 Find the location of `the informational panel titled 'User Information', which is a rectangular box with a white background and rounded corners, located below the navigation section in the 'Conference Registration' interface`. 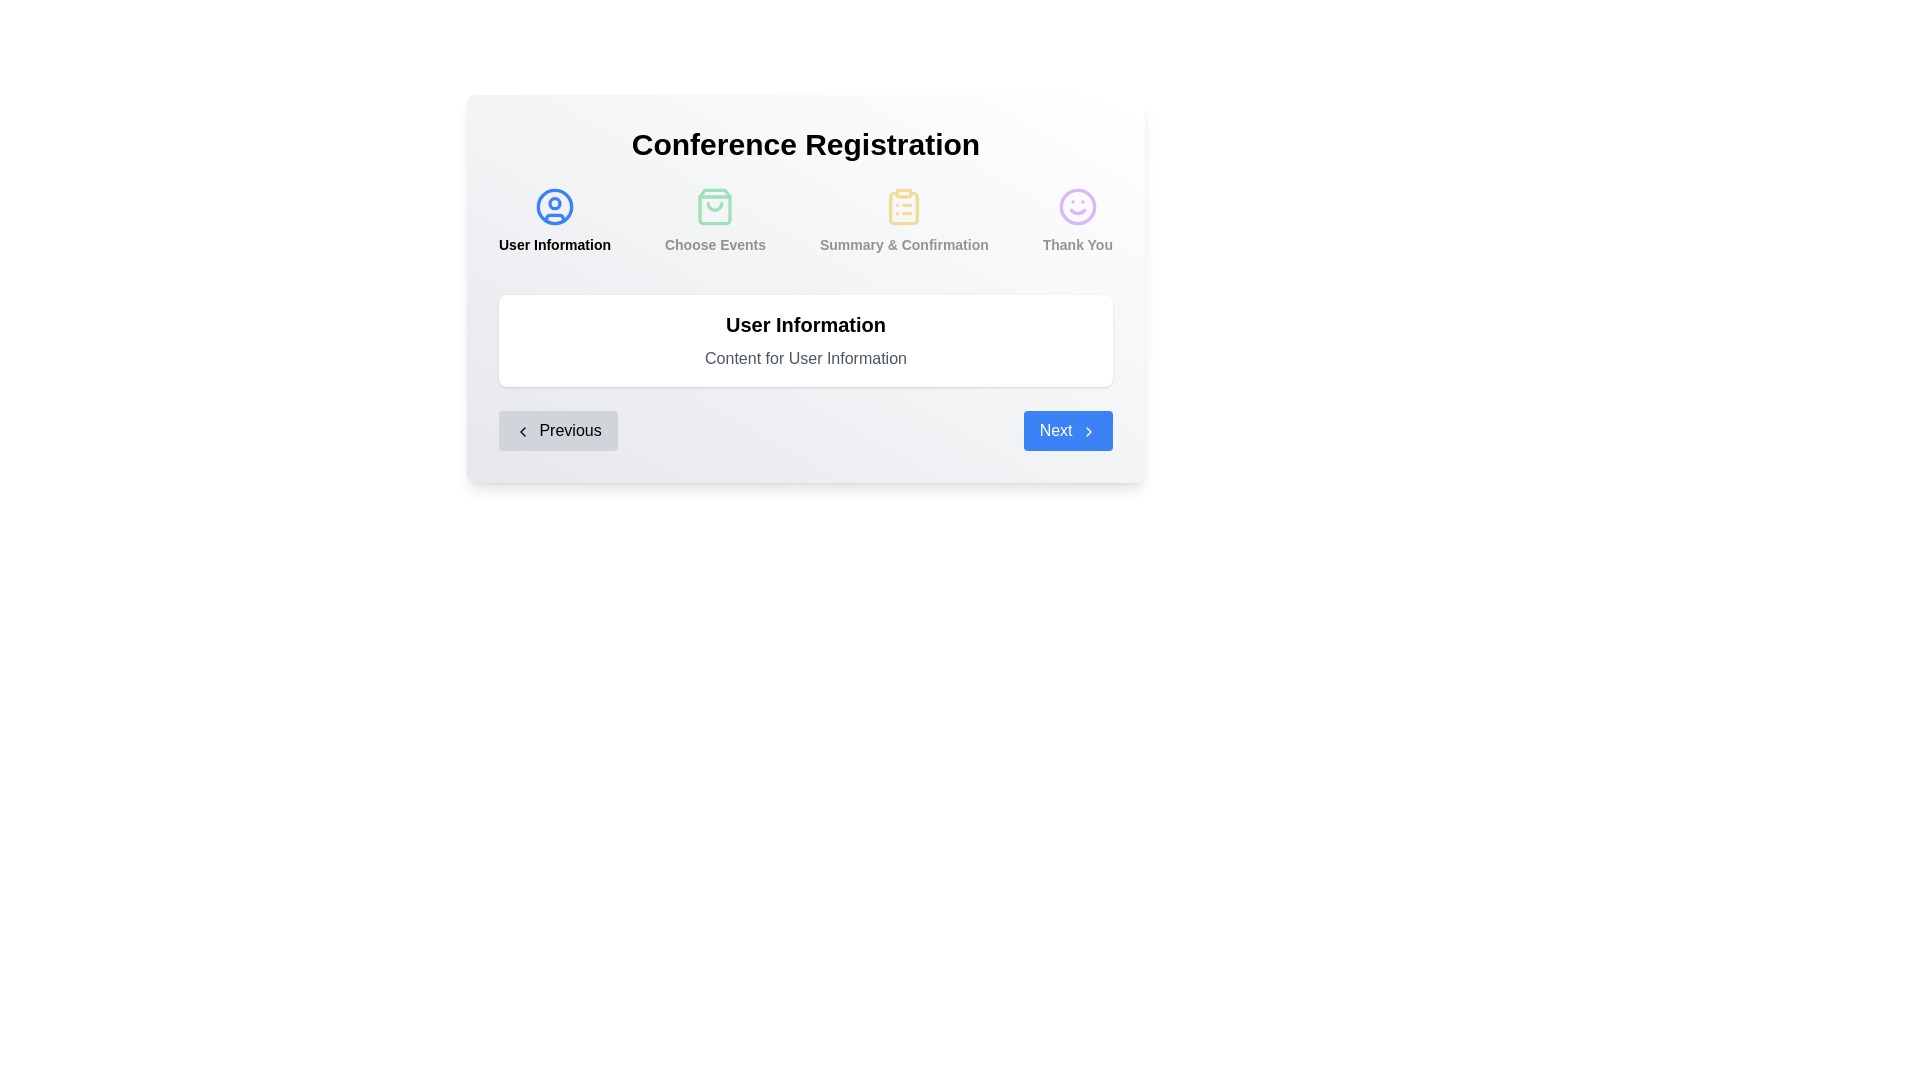

the informational panel titled 'User Information', which is a rectangular box with a white background and rounded corners, located below the navigation section in the 'Conference Registration' interface is located at coordinates (806, 339).